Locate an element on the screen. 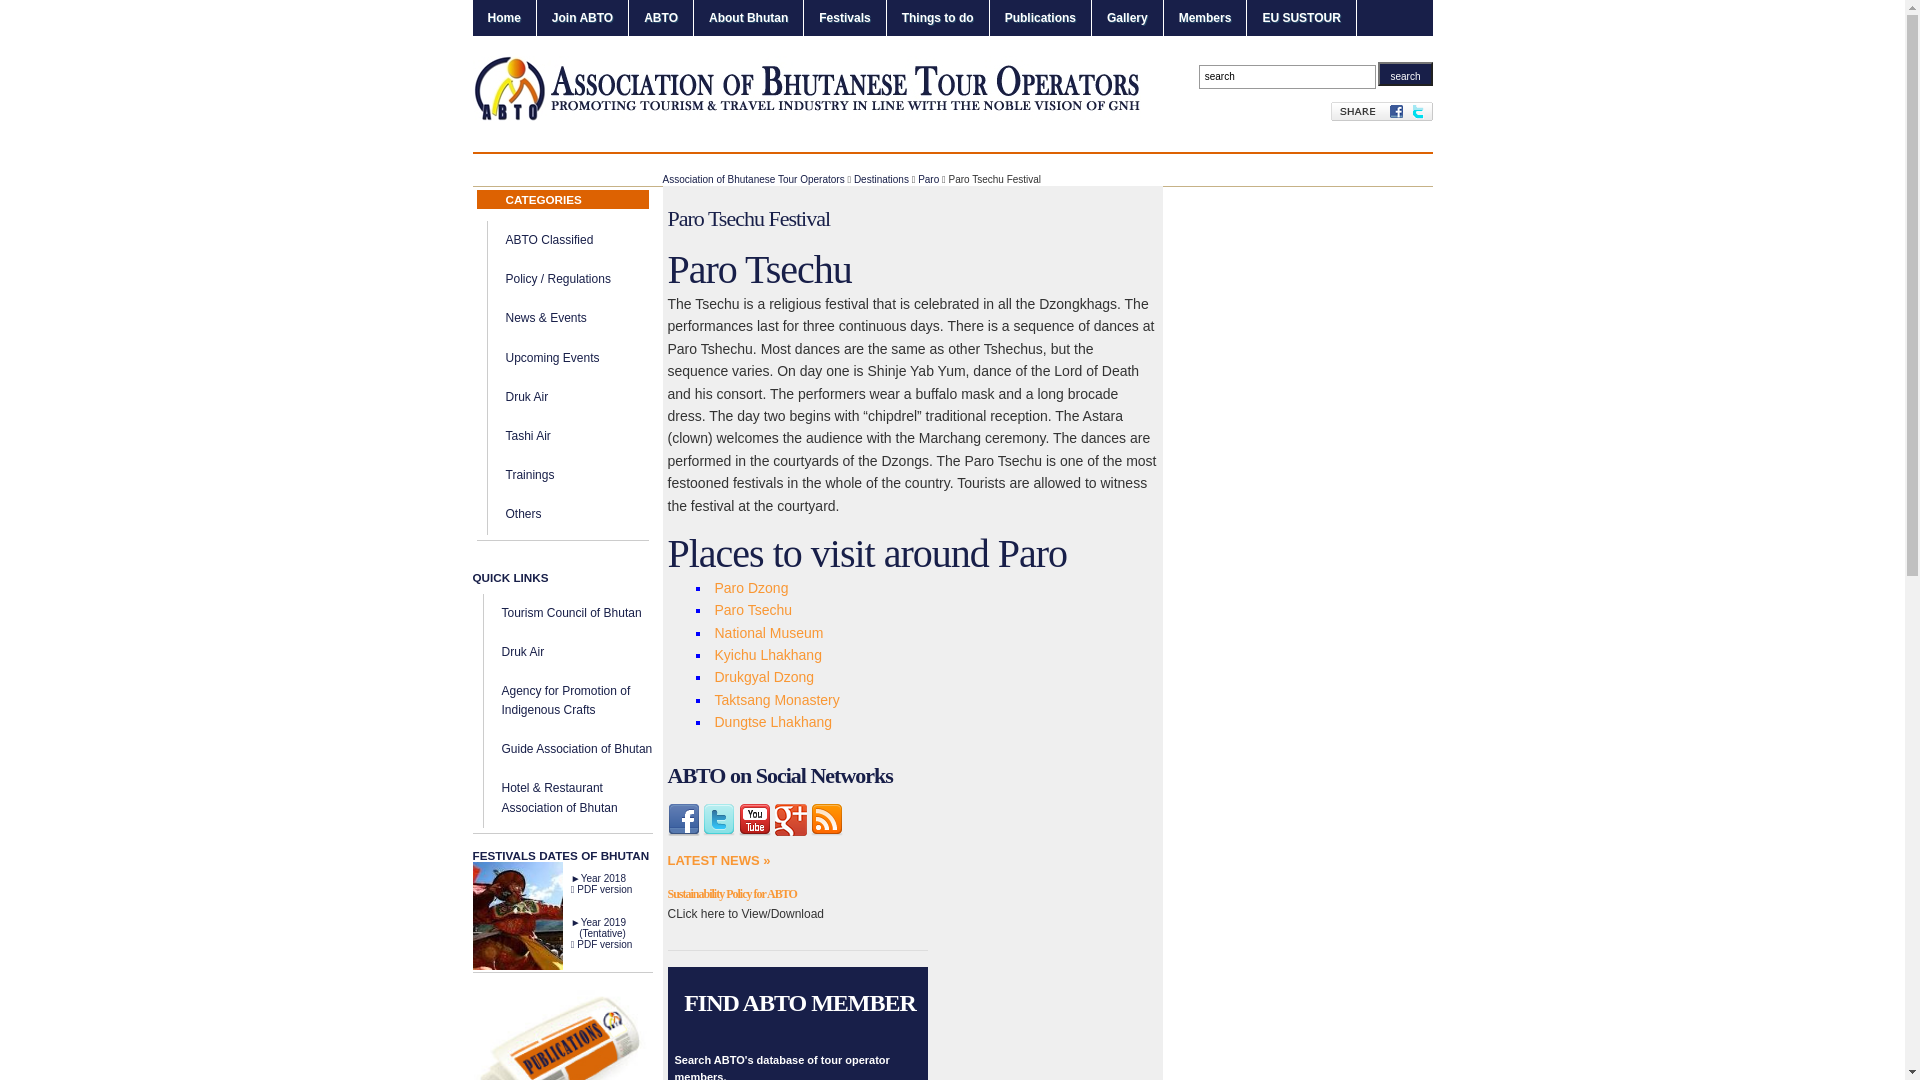 This screenshot has height=1080, width=1920. 'Drukgyal Dzong' is located at coordinates (762, 676).